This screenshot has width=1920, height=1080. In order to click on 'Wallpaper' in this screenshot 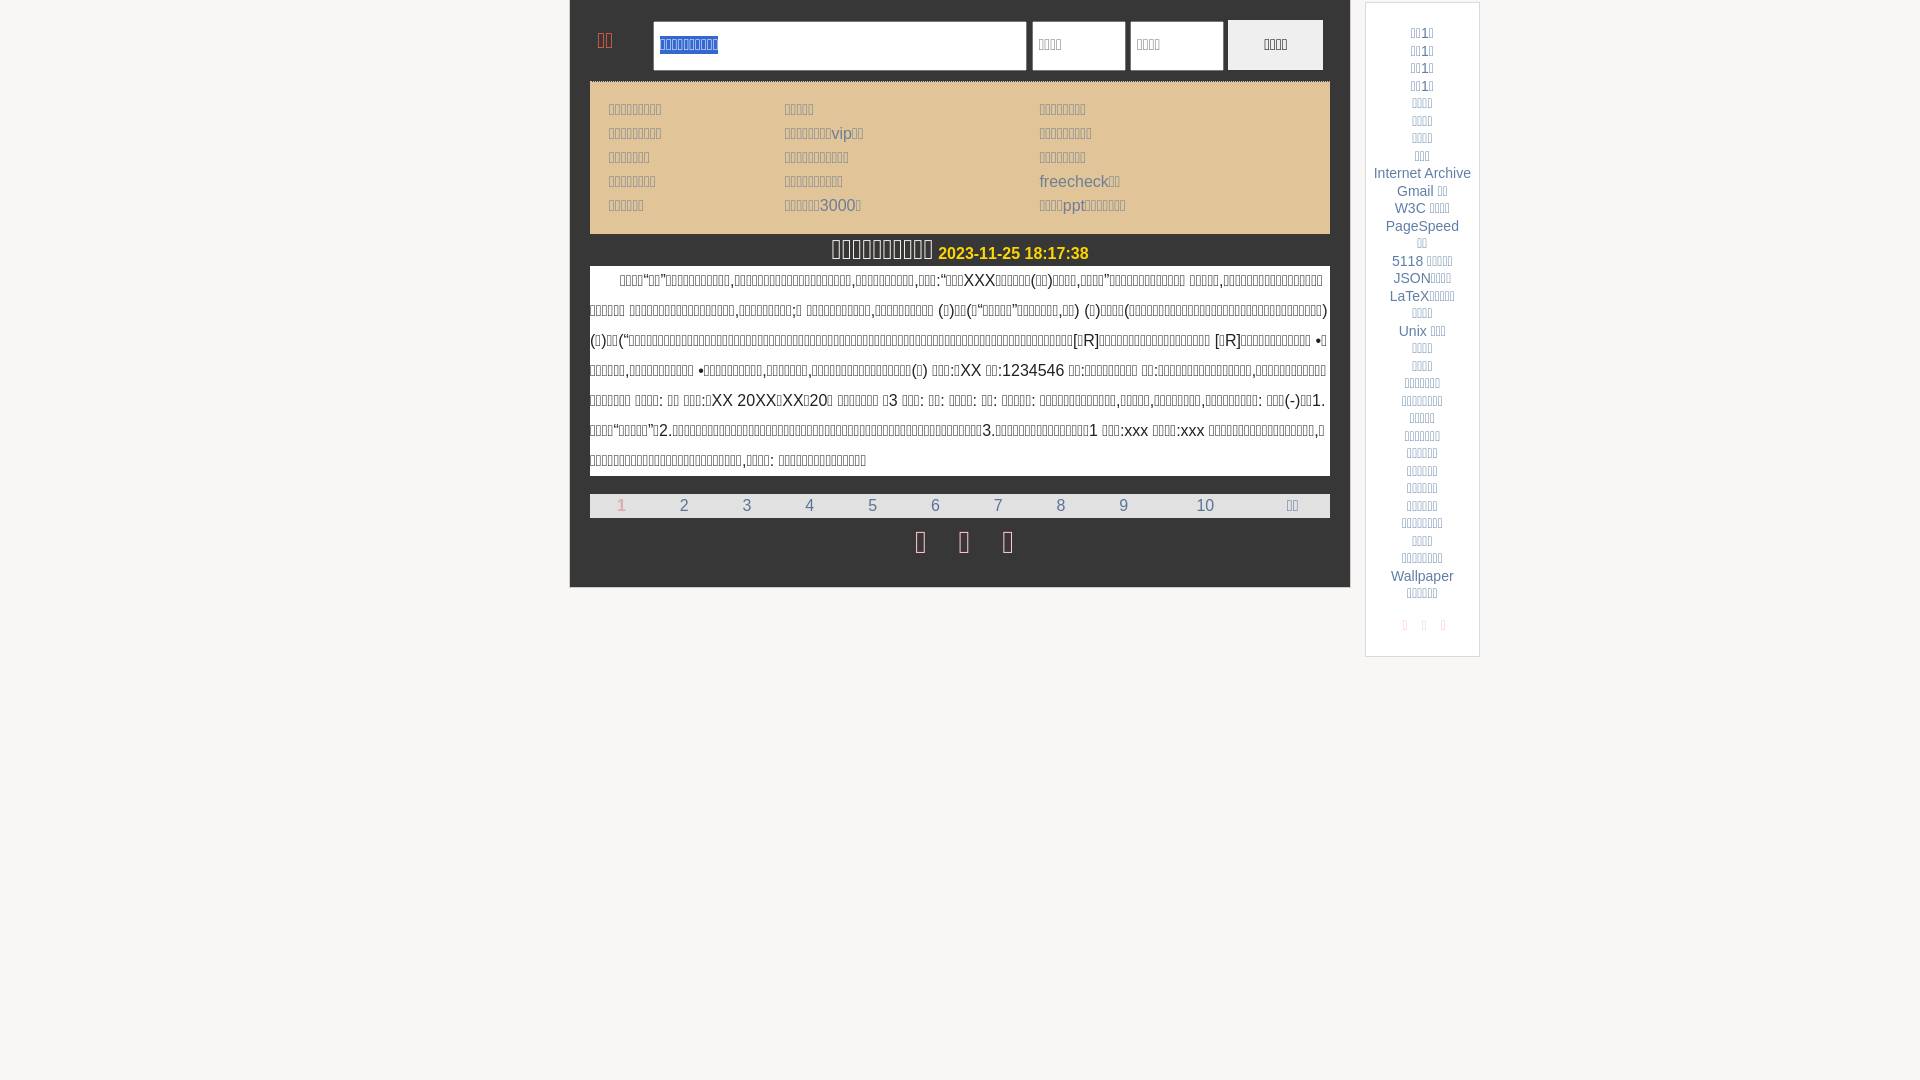, I will do `click(1421, 575)`.